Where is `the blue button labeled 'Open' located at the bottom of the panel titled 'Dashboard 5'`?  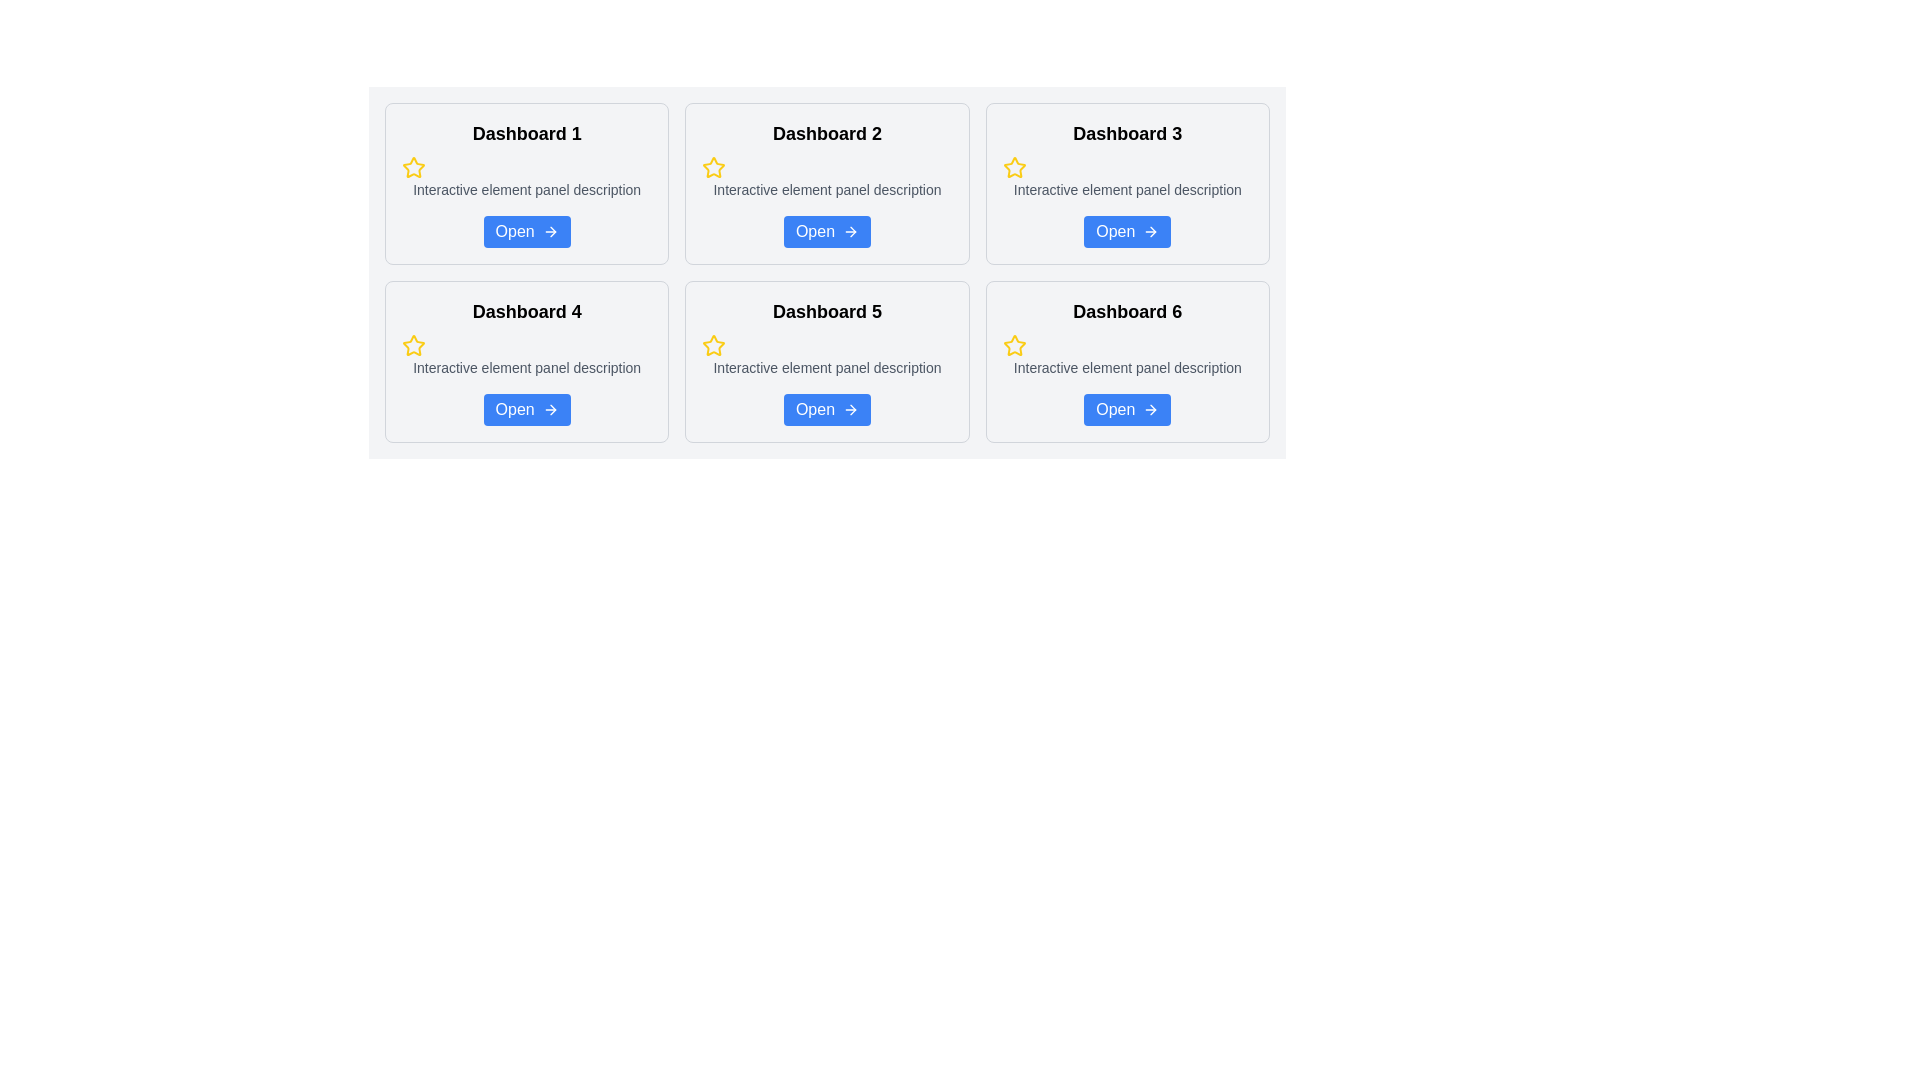 the blue button labeled 'Open' located at the bottom of the panel titled 'Dashboard 5' is located at coordinates (827, 362).